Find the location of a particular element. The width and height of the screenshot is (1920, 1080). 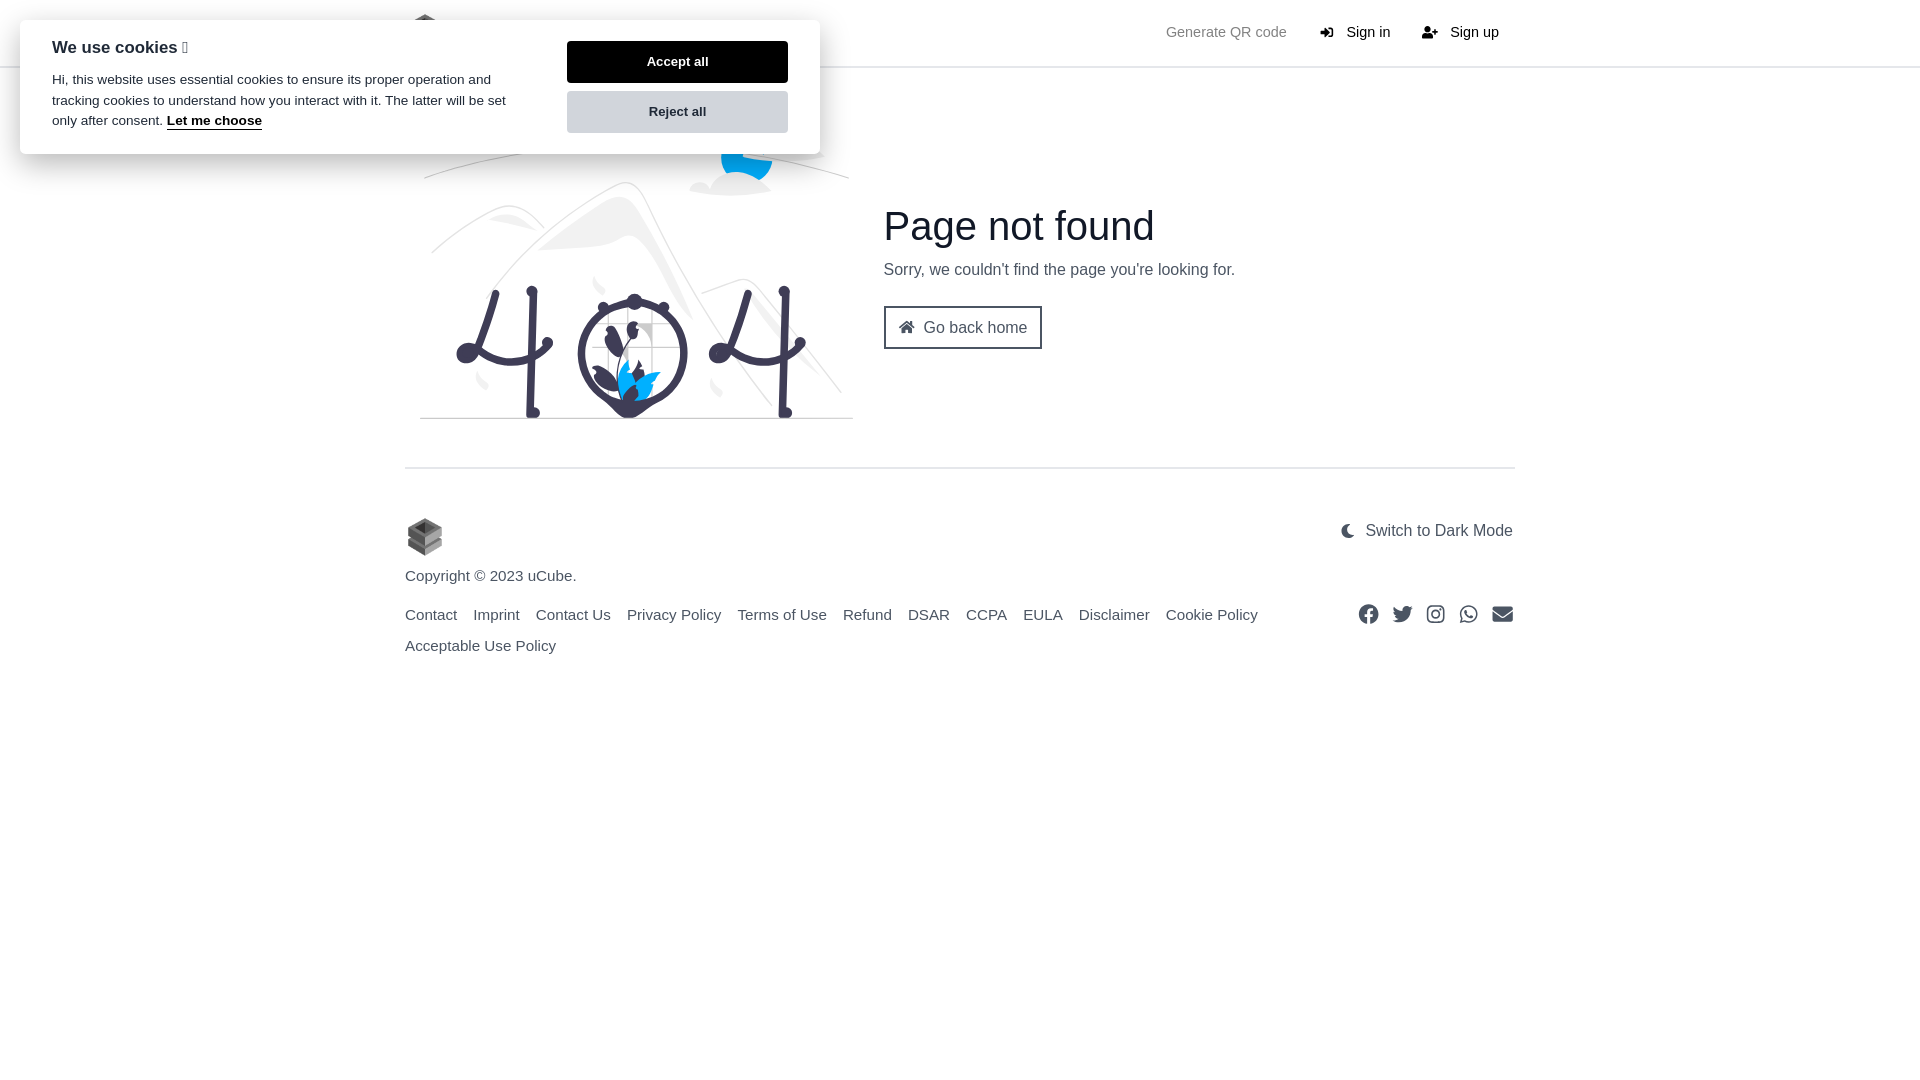

'Sign in' is located at coordinates (1302, 33).